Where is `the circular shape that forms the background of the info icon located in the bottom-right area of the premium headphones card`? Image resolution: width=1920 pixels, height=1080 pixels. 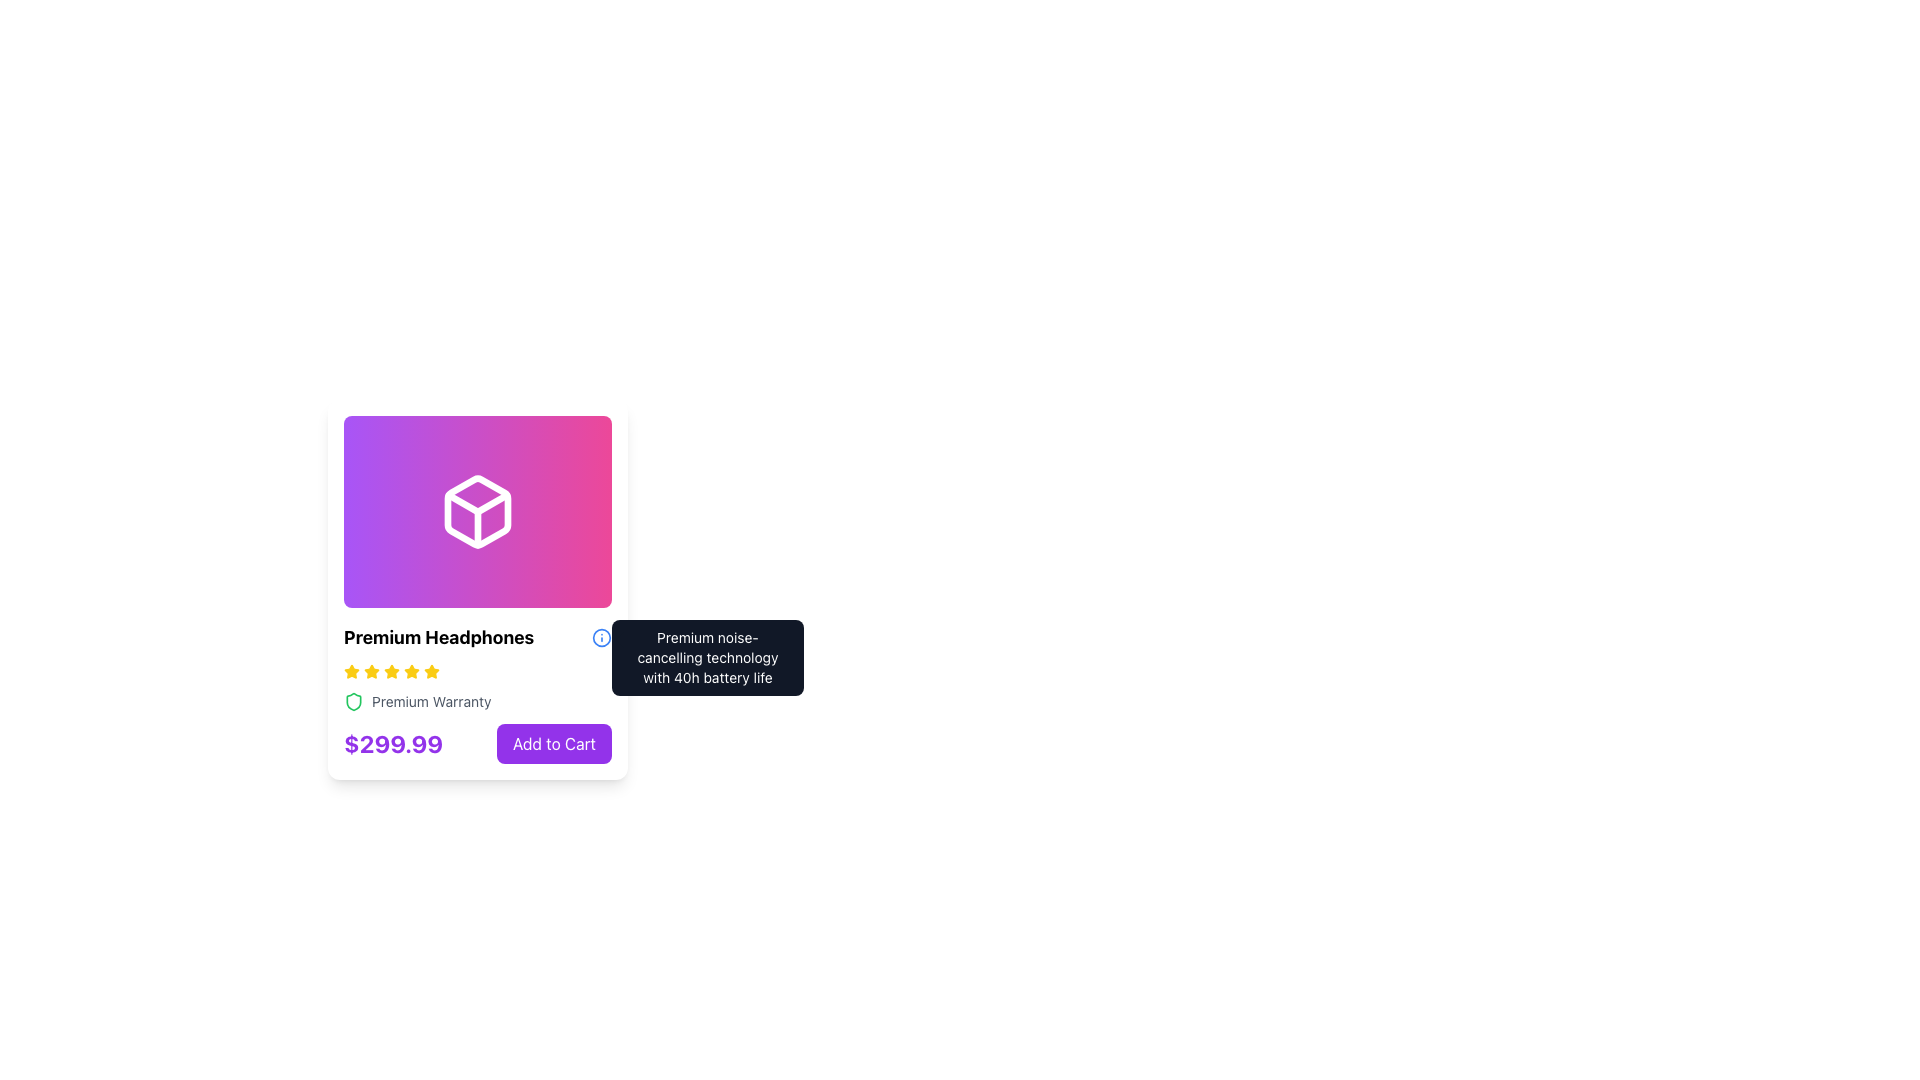
the circular shape that forms the background of the info icon located in the bottom-right area of the premium headphones card is located at coordinates (600, 637).